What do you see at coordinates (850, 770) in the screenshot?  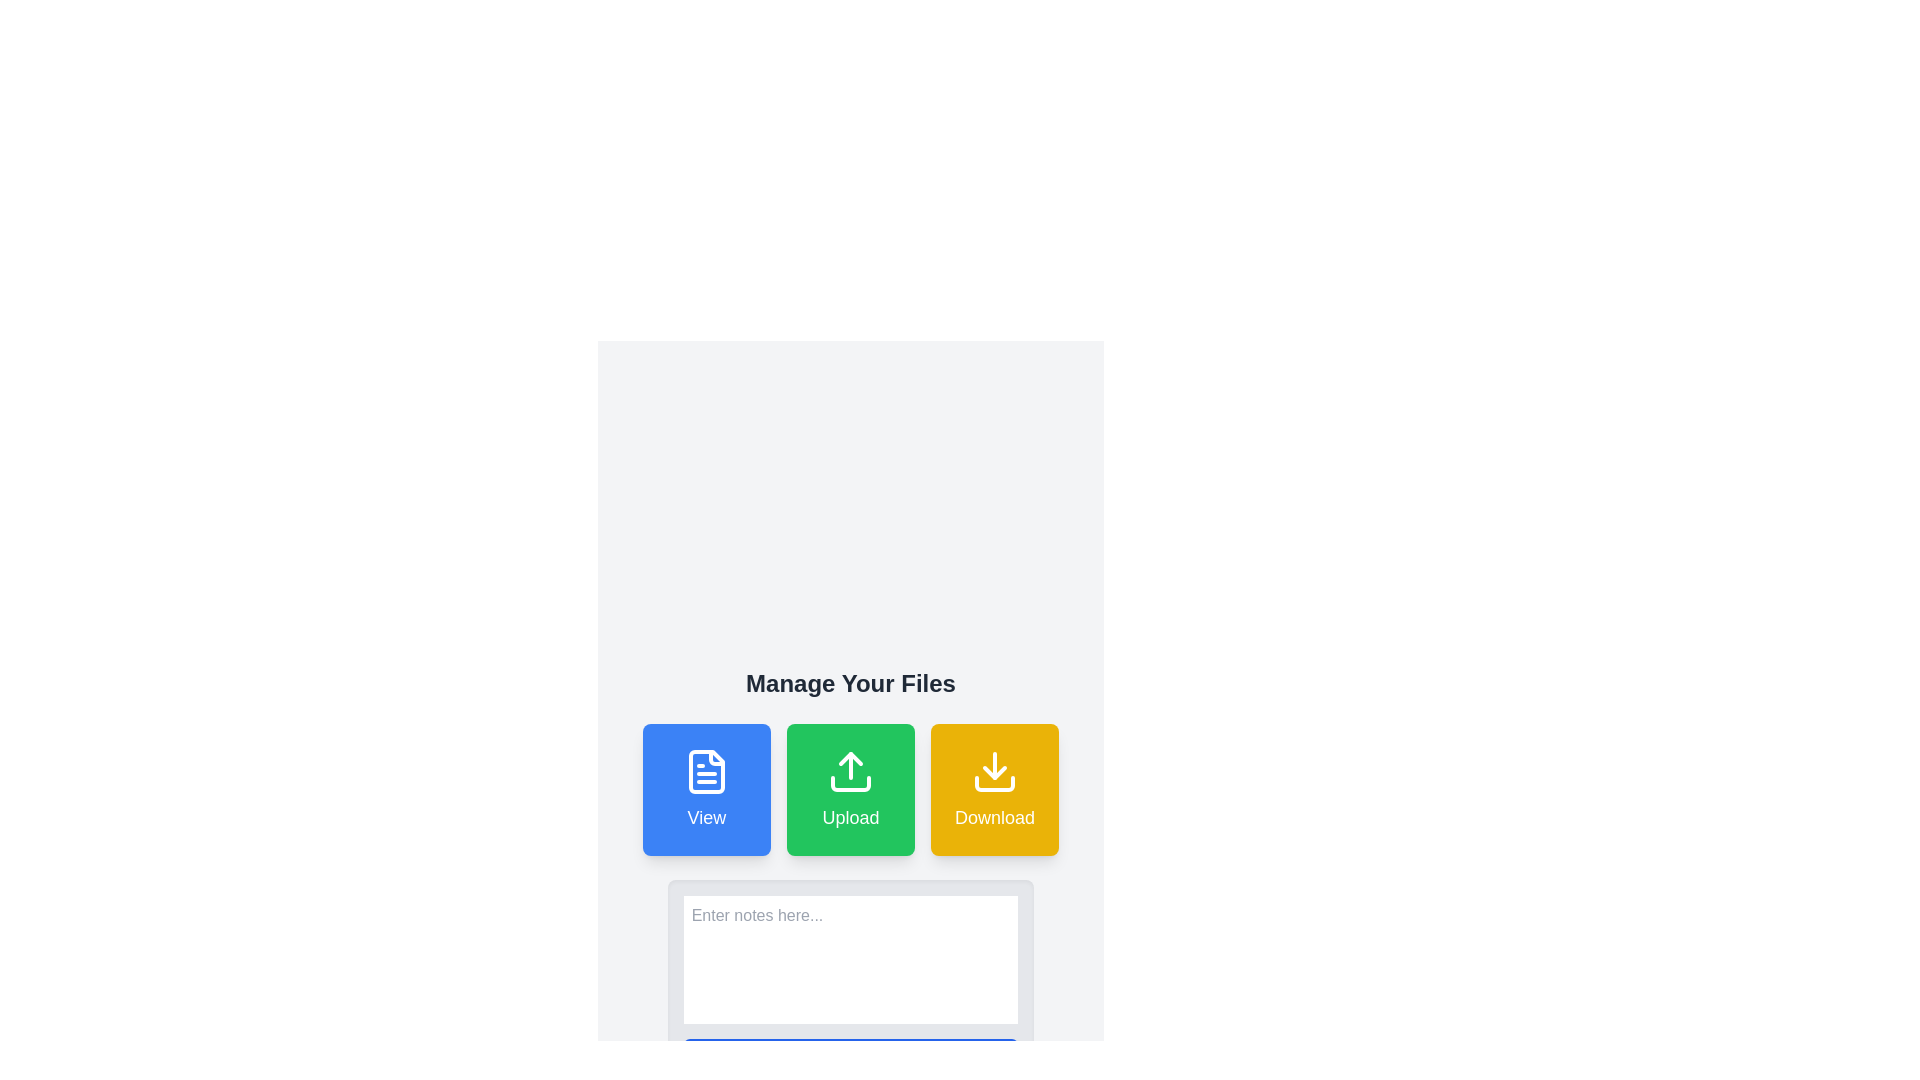 I see `the green upload icon, which features an upward-facing arrow above a tray, located in the second button labeled 'Upload' below the 'Manage Your Files' header` at bounding box center [850, 770].